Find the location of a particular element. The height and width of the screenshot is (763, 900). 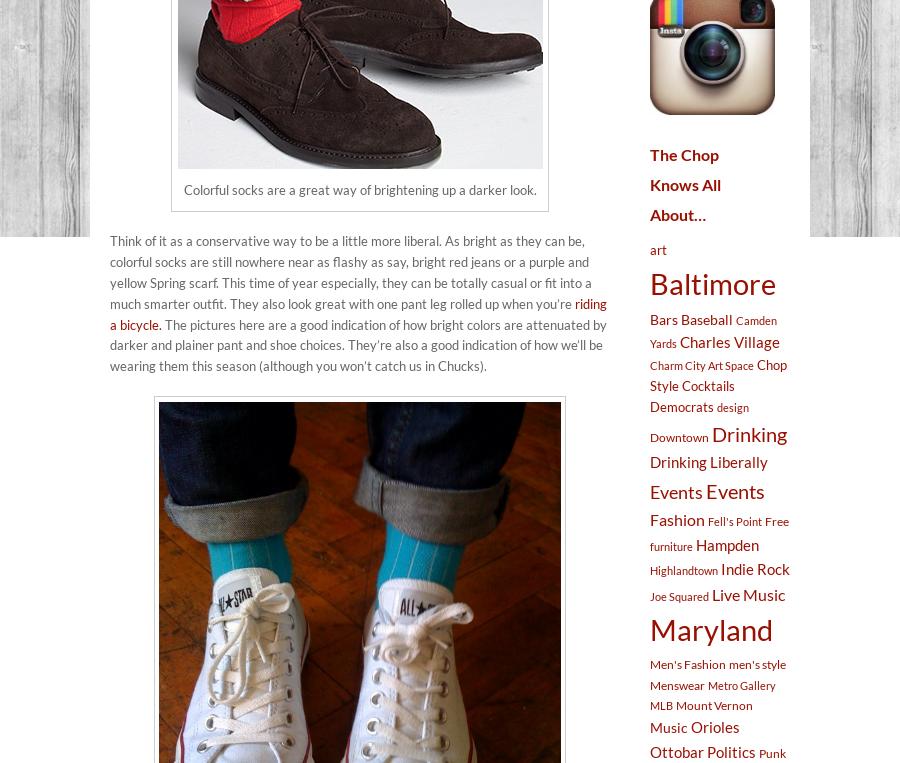

'Downtown' is located at coordinates (649, 436).